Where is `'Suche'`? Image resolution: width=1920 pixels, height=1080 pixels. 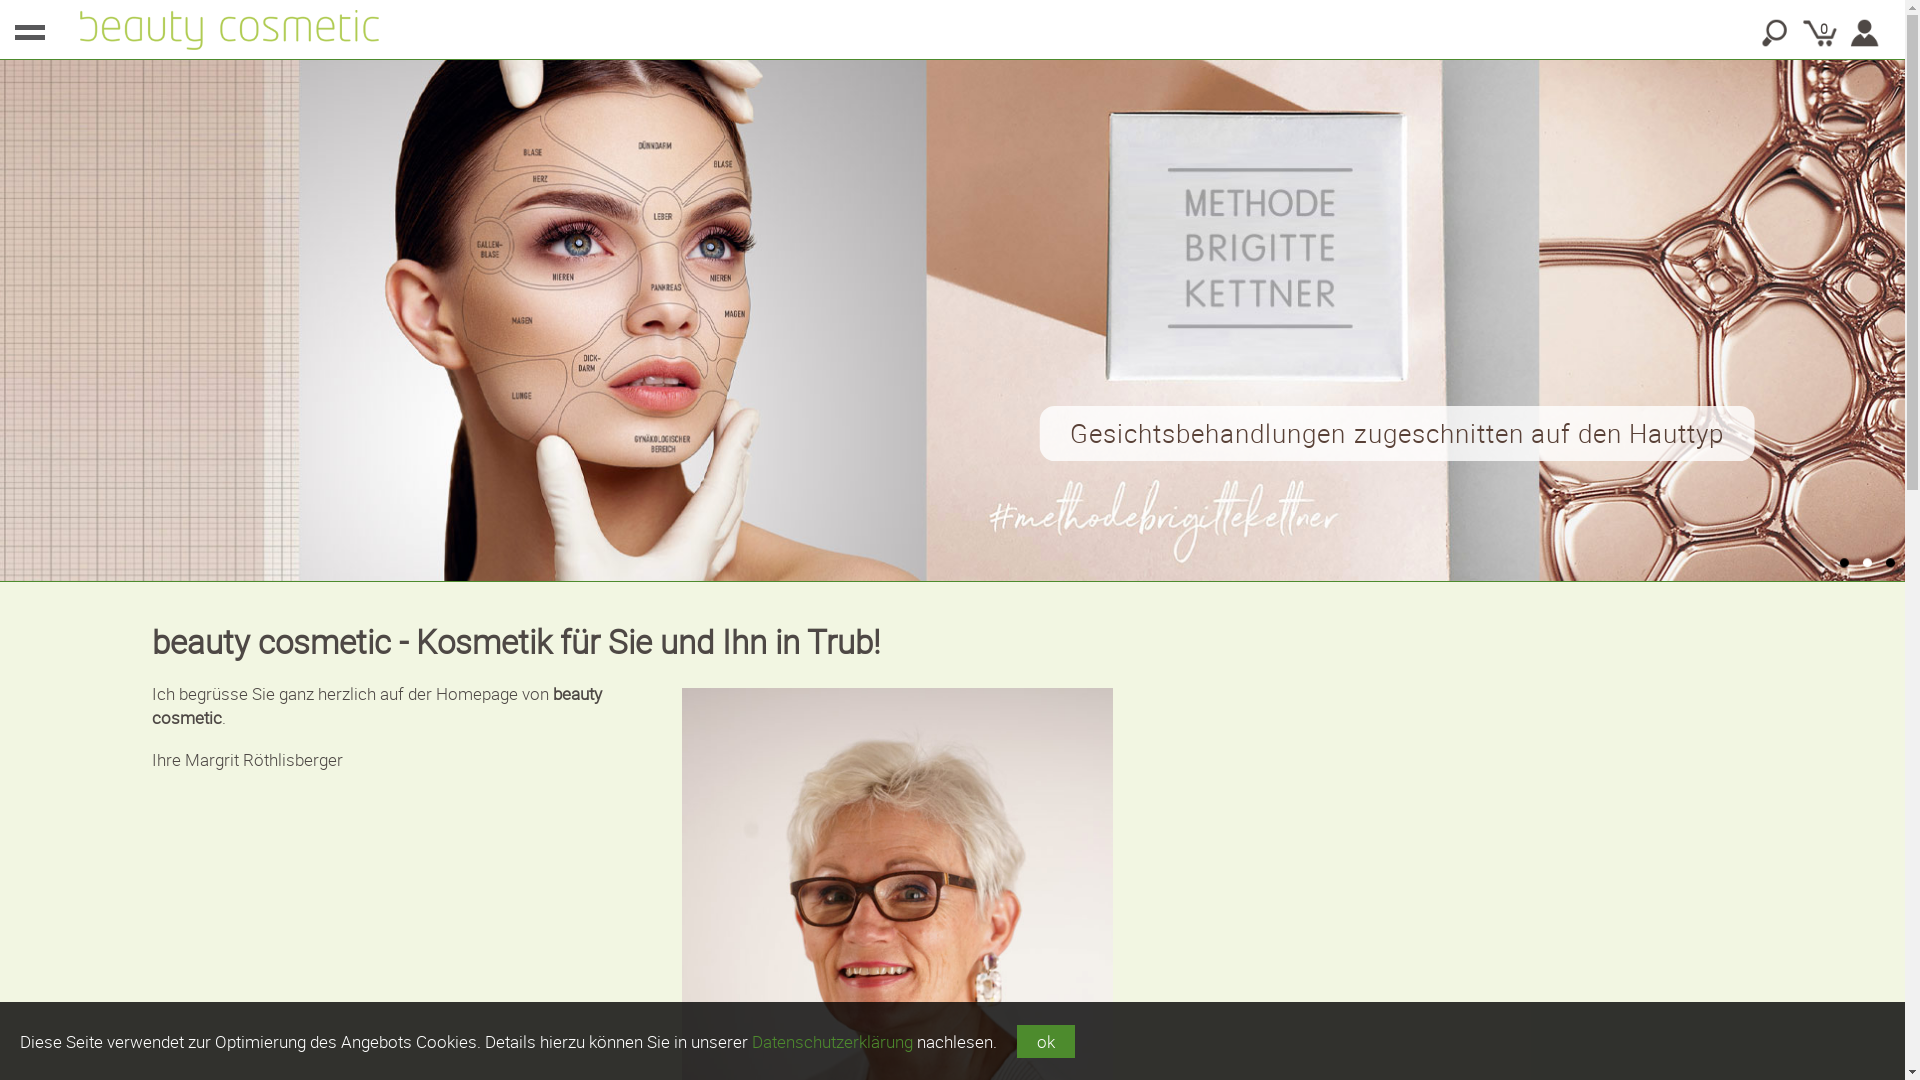
'Suche' is located at coordinates (1775, 33).